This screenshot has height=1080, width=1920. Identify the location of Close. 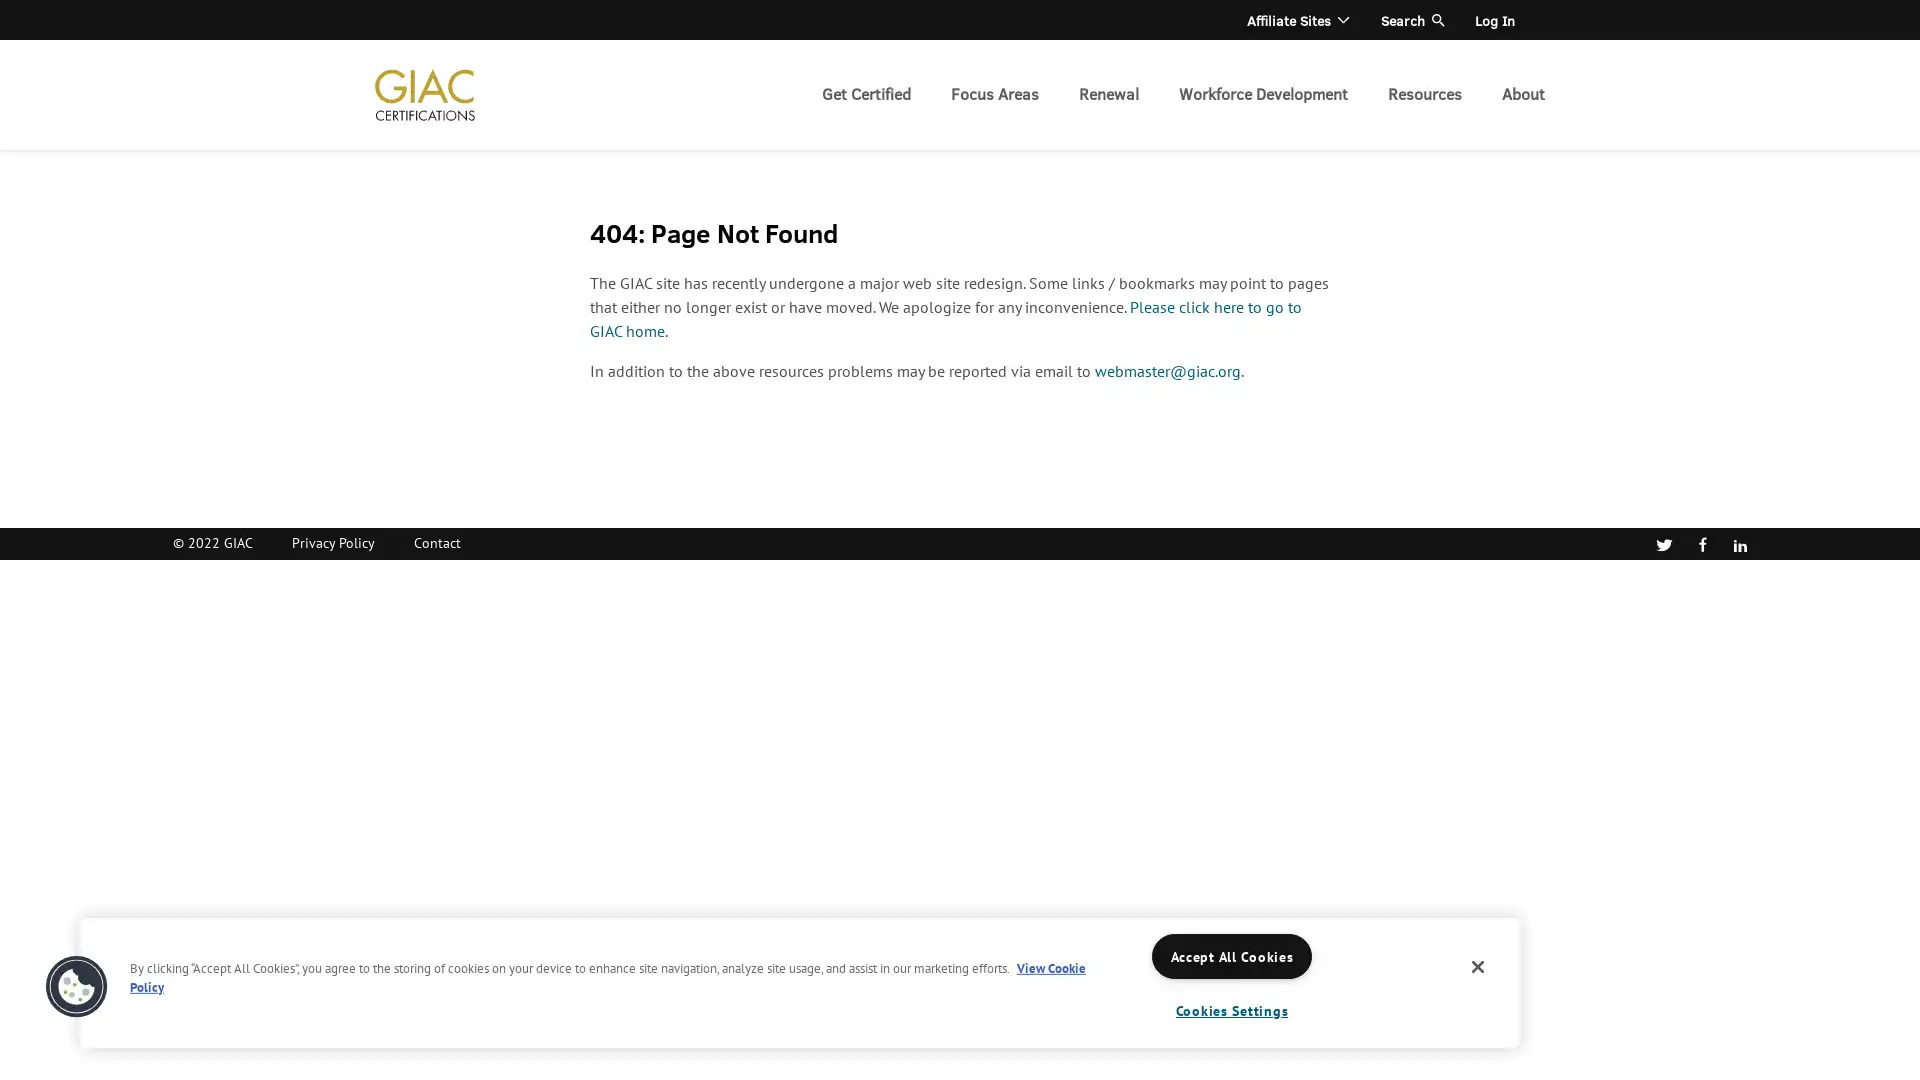
(1478, 966).